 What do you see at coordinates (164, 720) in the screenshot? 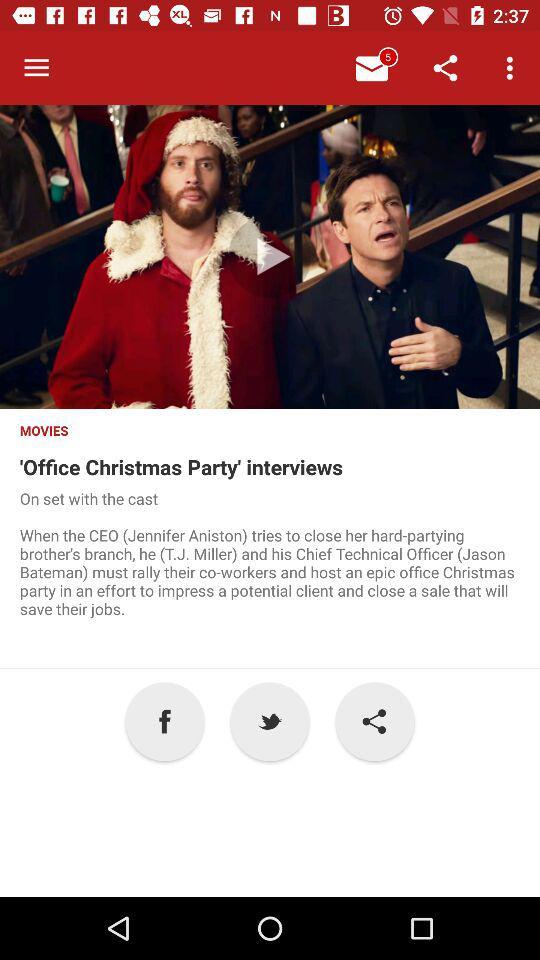
I see `item next to the p icon` at bounding box center [164, 720].